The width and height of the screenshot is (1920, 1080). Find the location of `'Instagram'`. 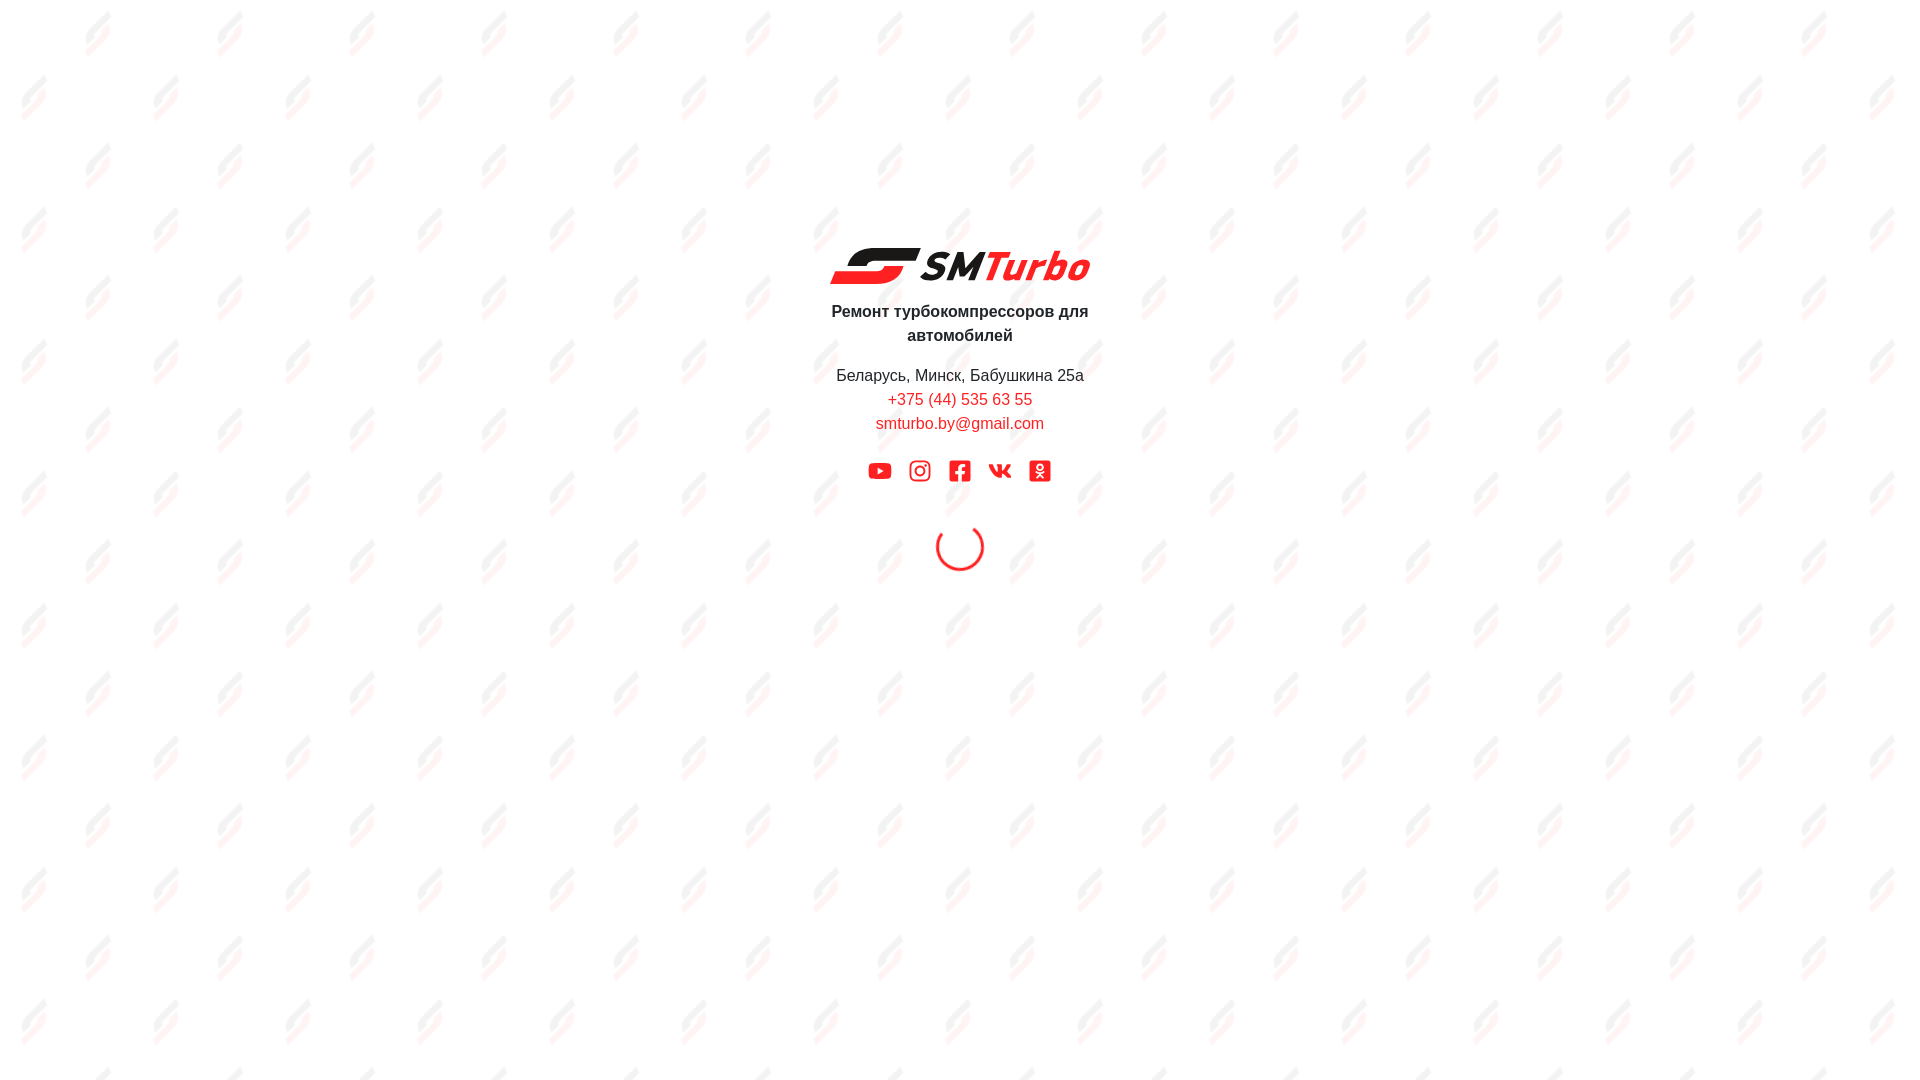

'Instagram' is located at coordinates (919, 469).